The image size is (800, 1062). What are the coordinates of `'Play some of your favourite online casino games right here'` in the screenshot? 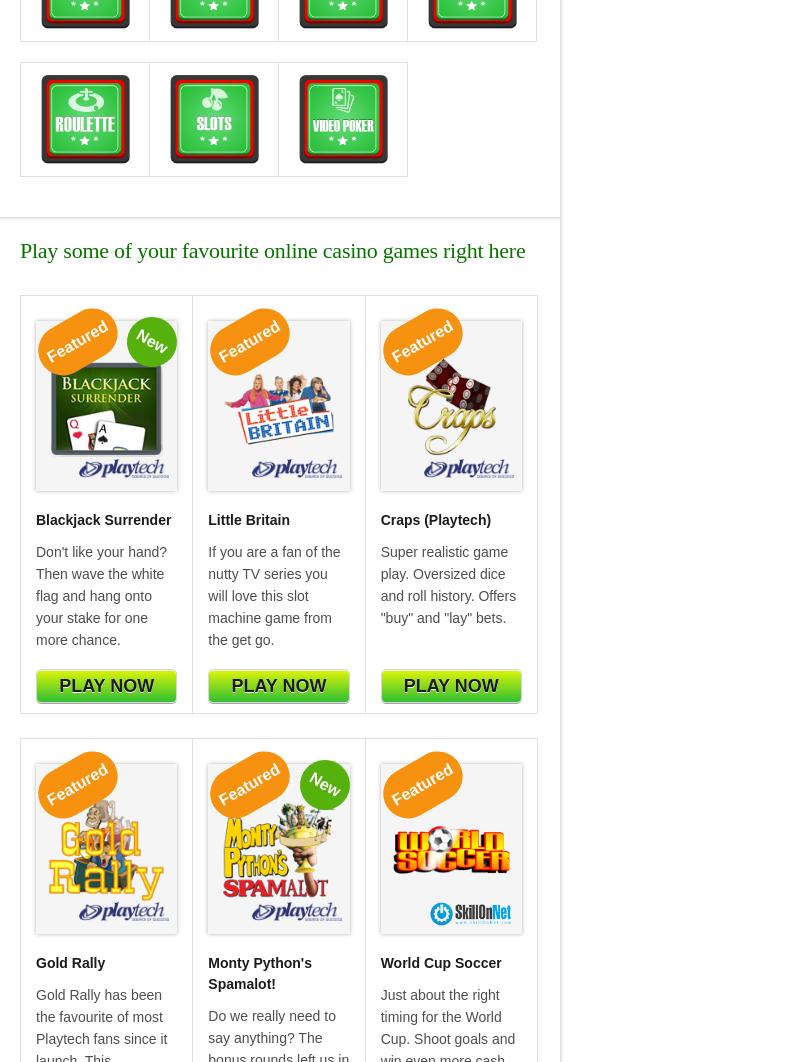 It's located at (20, 249).